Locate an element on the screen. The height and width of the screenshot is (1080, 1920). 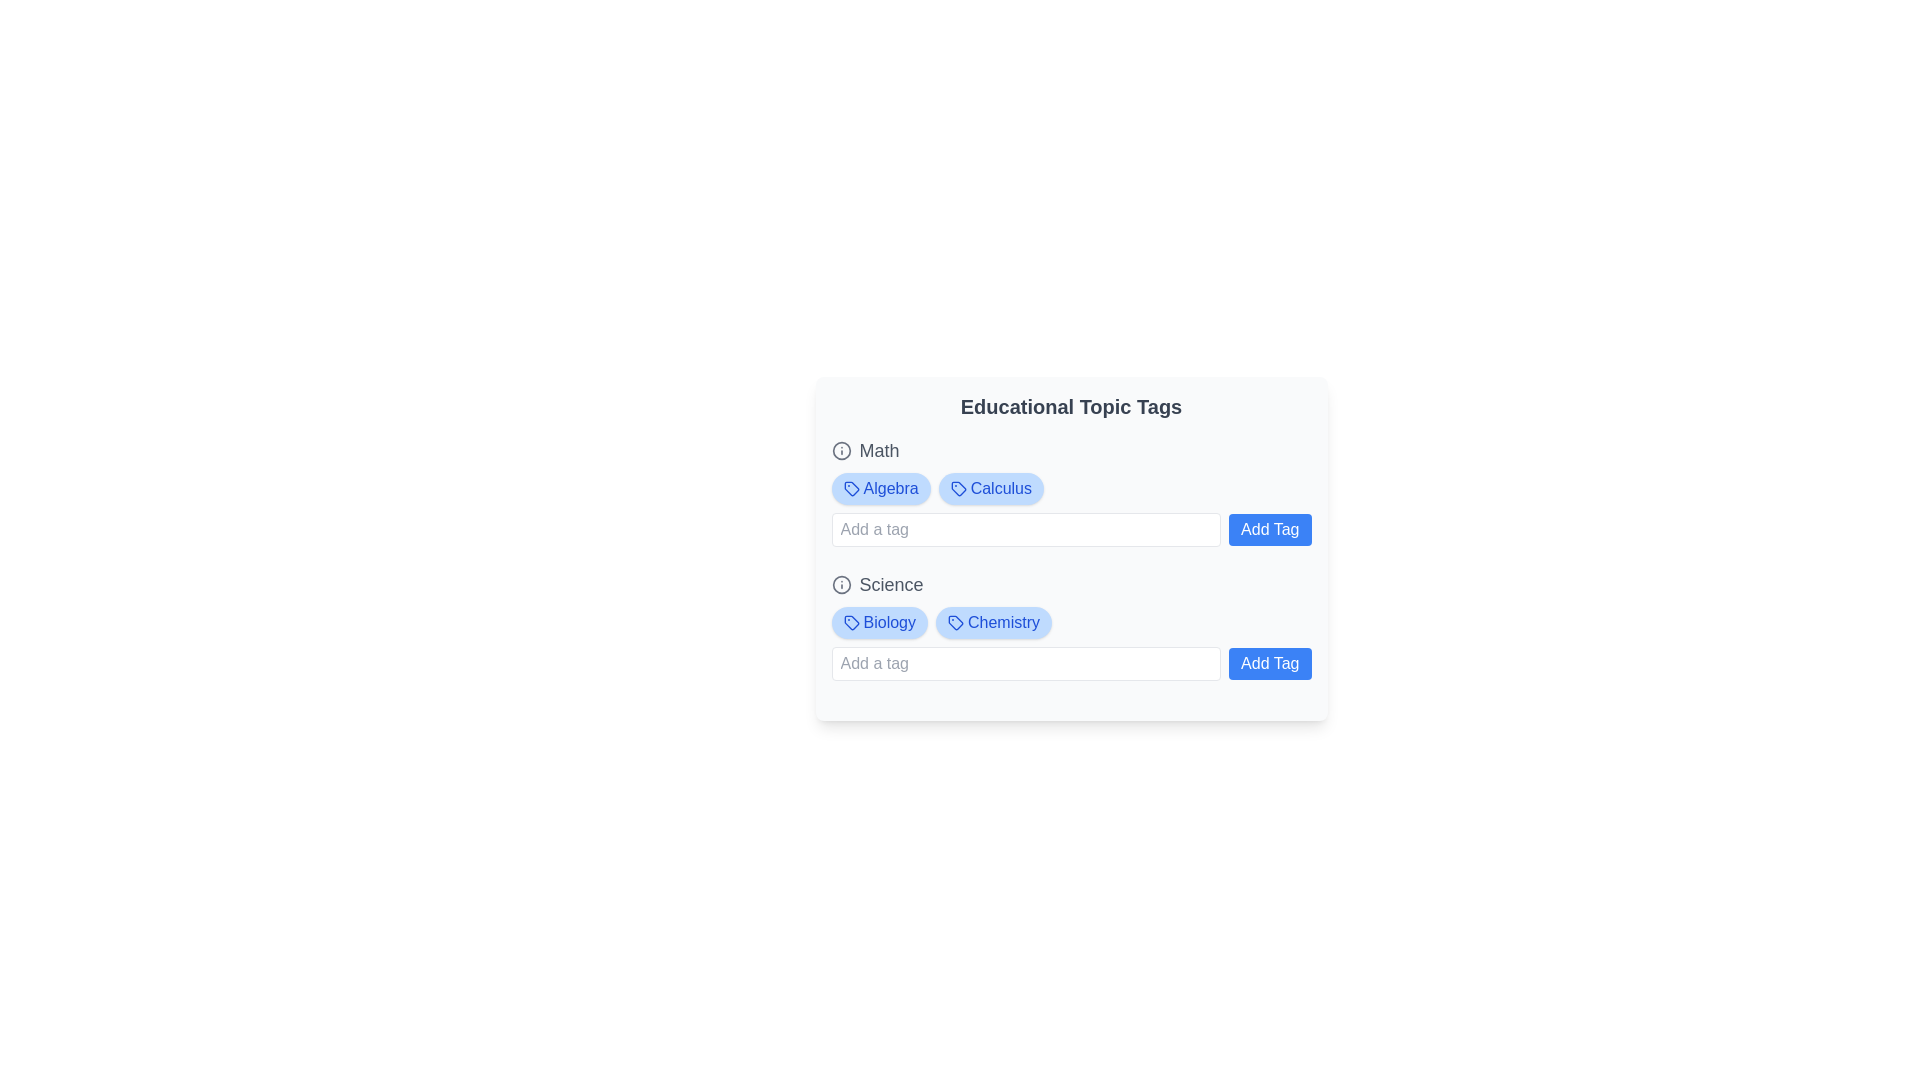
the submit button located to the right of the 'Add a tag' input field in the 'Science' section is located at coordinates (1269, 663).